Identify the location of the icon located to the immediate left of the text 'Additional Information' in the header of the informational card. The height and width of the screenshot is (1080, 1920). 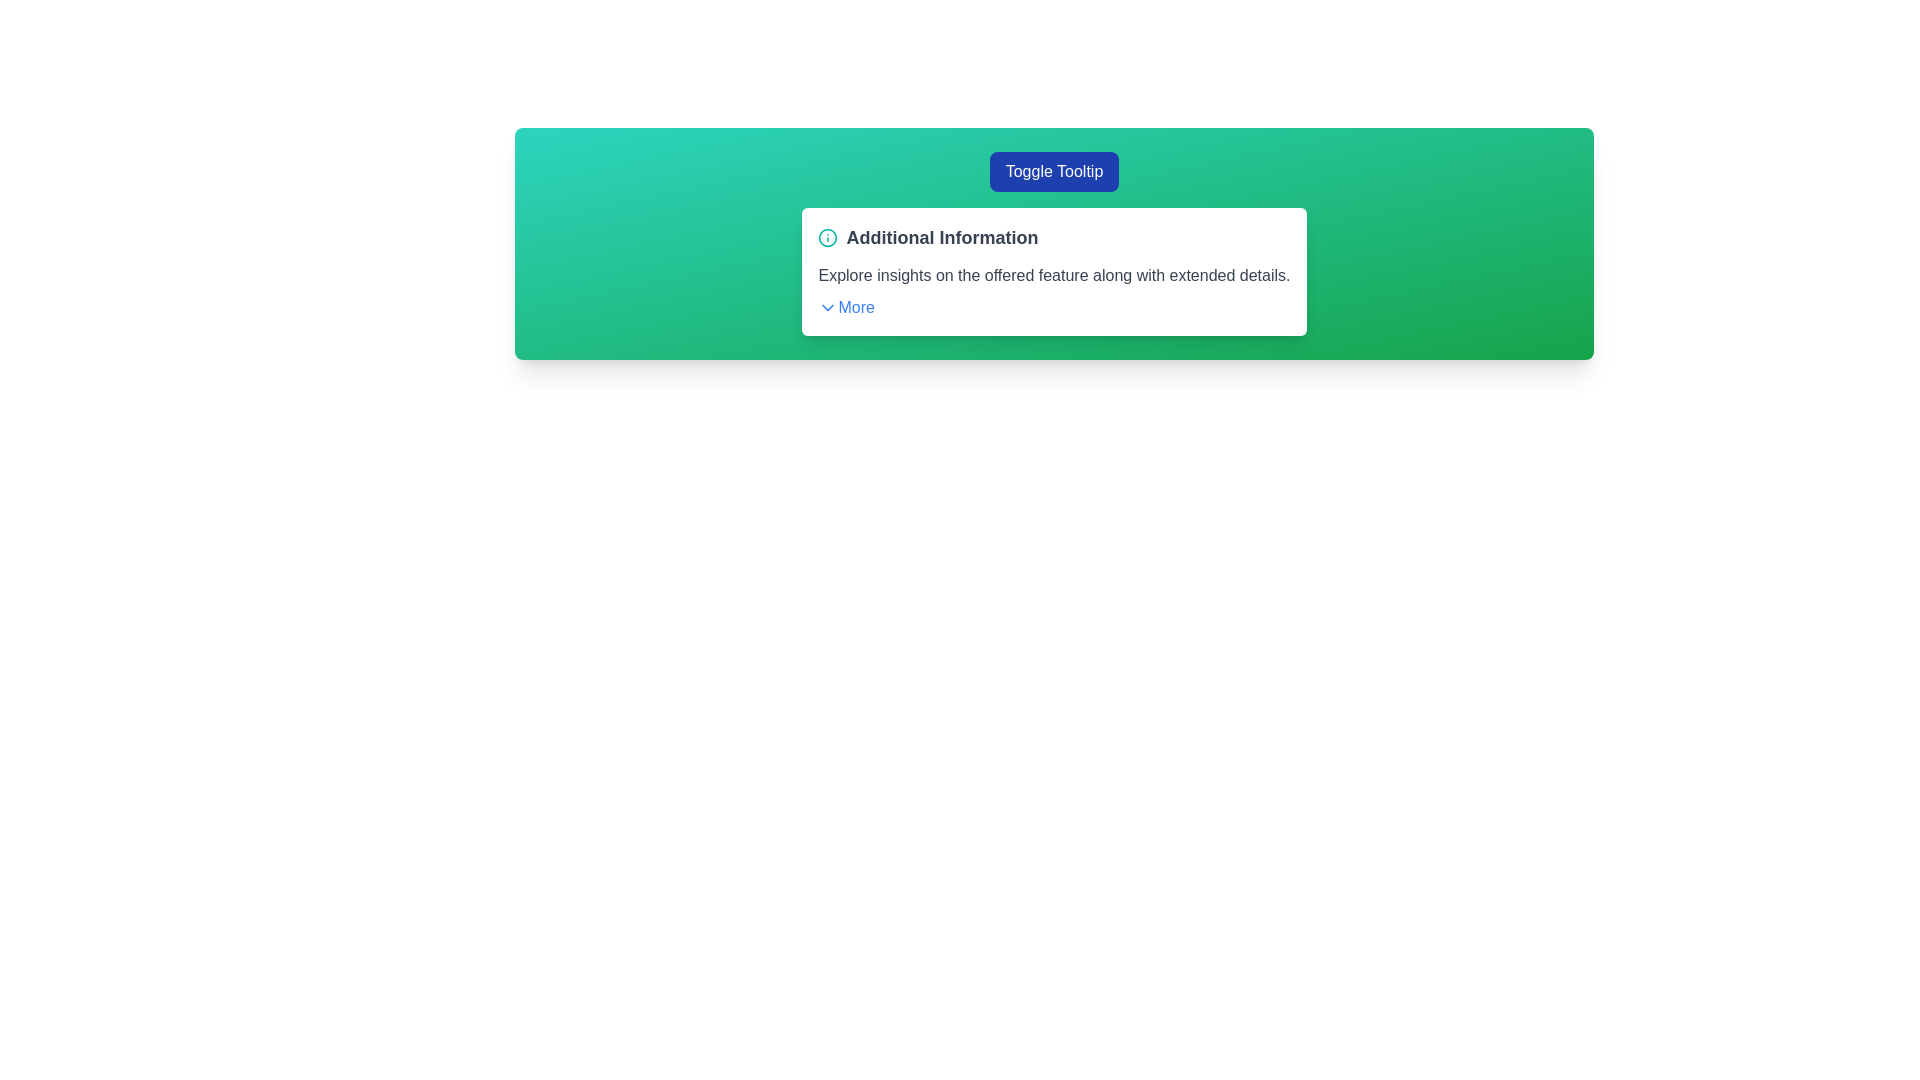
(828, 237).